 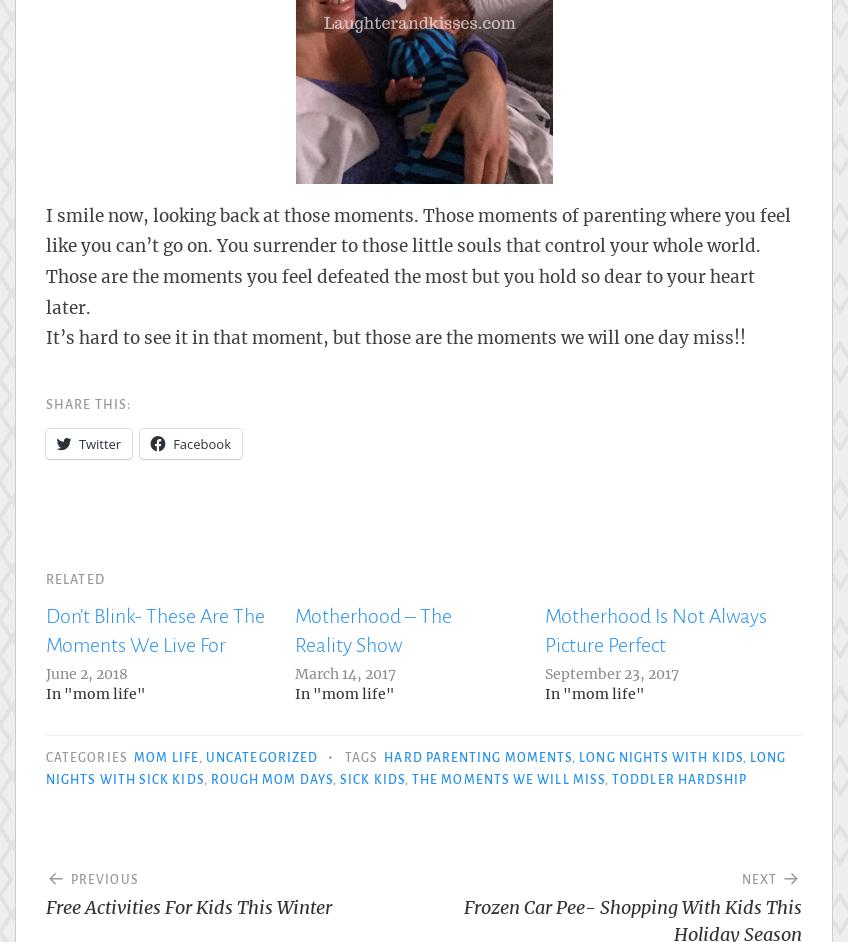 What do you see at coordinates (757, 878) in the screenshot?
I see `'Next'` at bounding box center [757, 878].